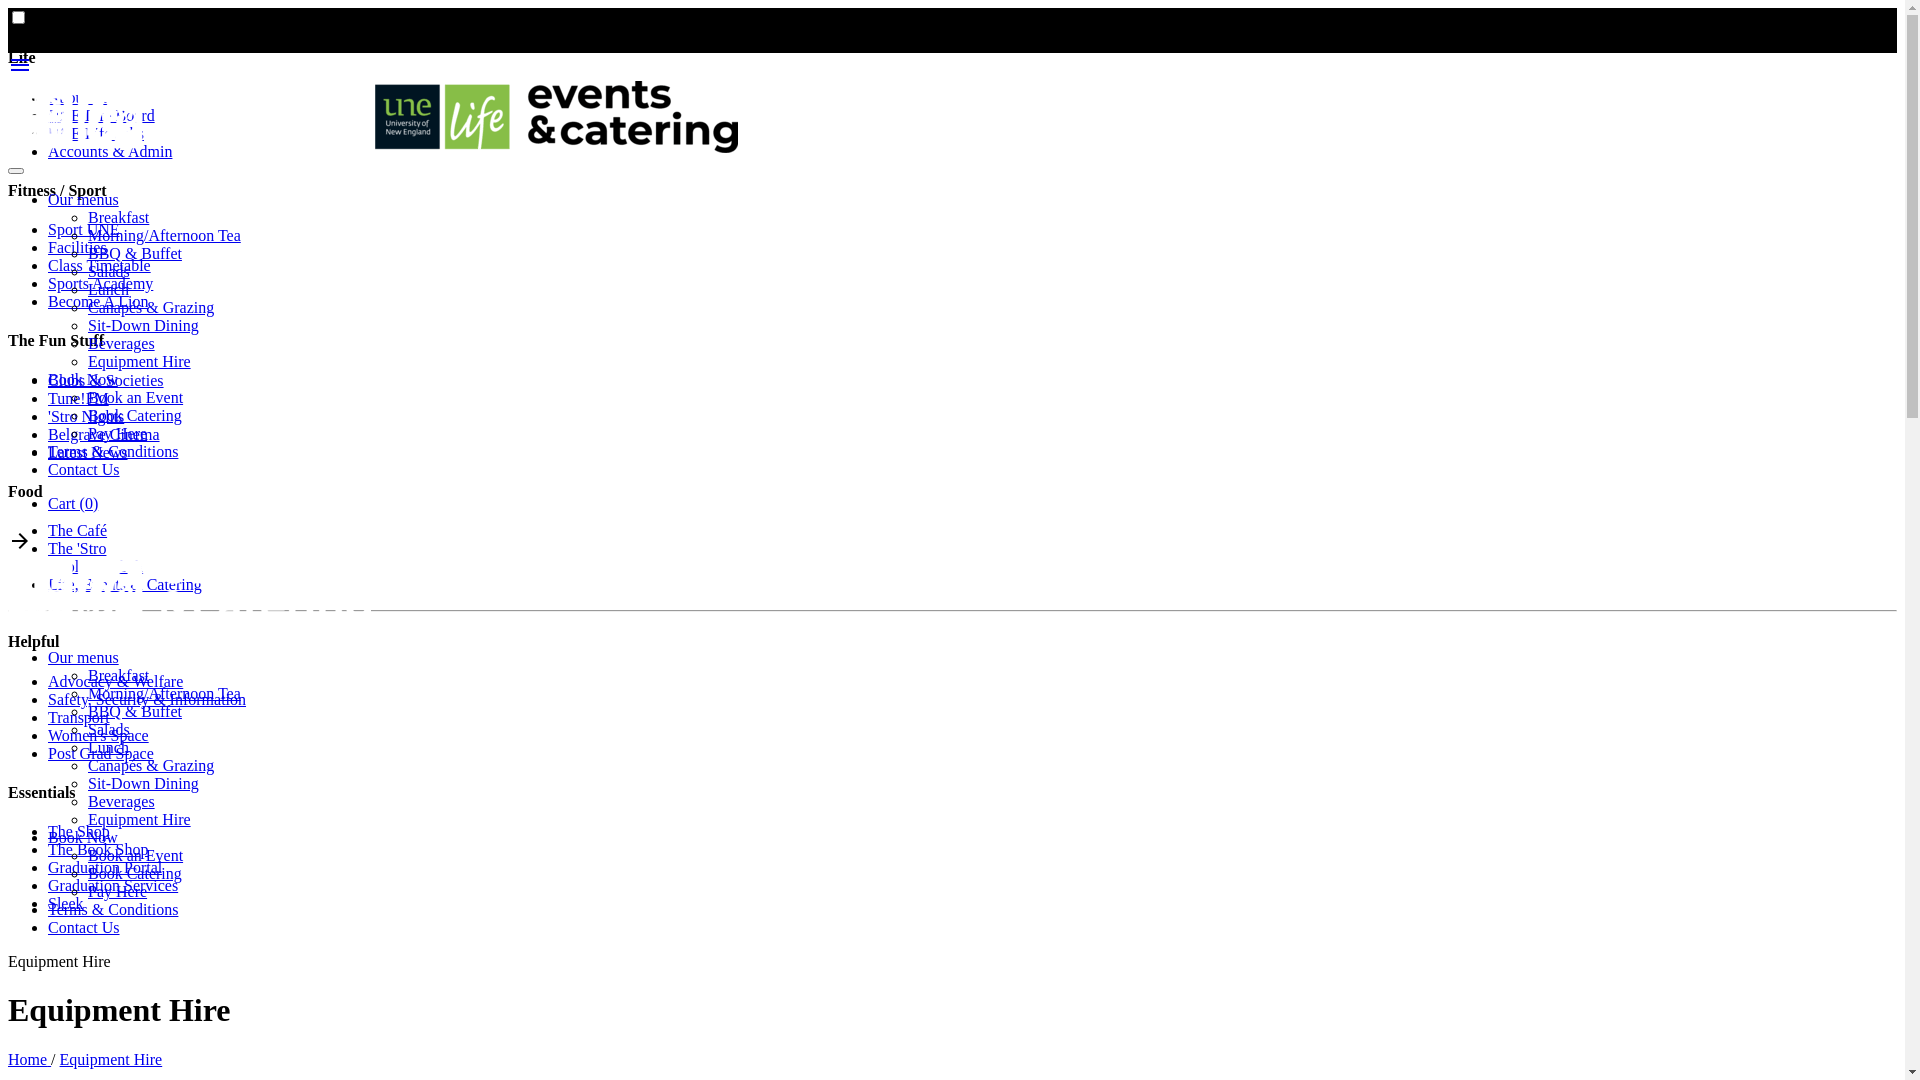 This screenshot has height=1080, width=1920. I want to click on 'Beverages', so click(120, 800).